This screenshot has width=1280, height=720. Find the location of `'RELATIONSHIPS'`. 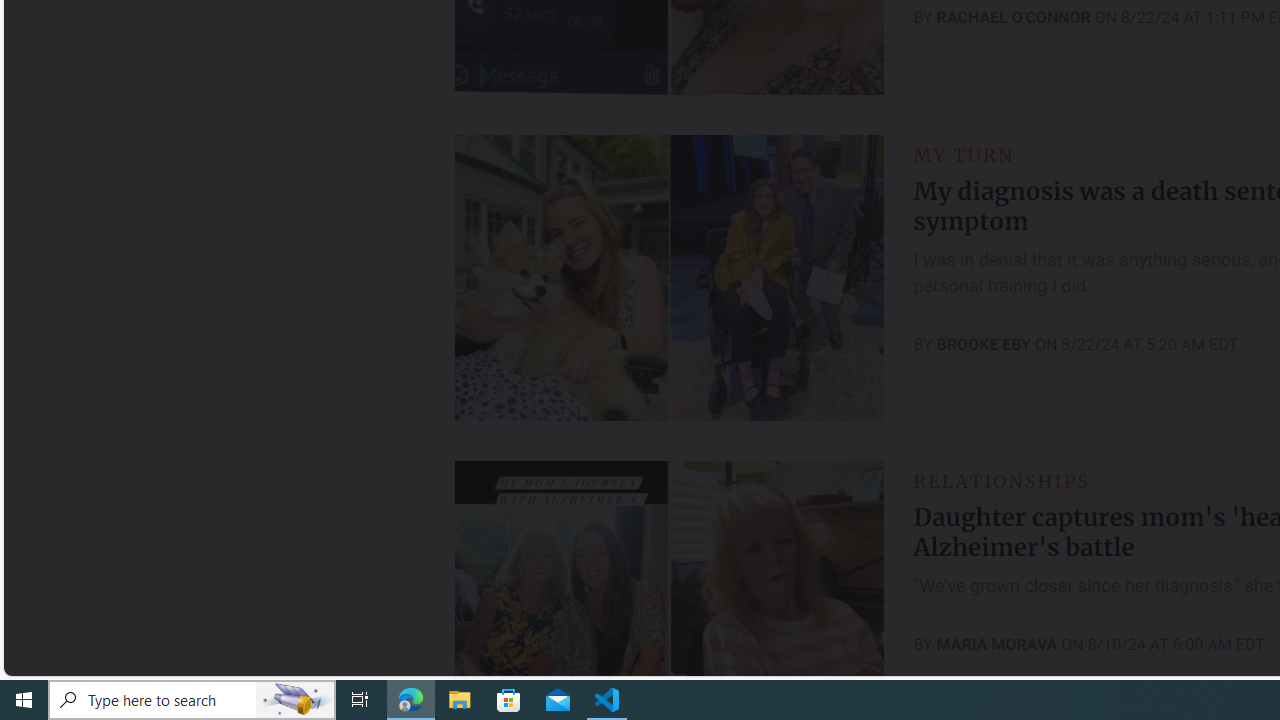

'RELATIONSHIPS' is located at coordinates (1001, 480).